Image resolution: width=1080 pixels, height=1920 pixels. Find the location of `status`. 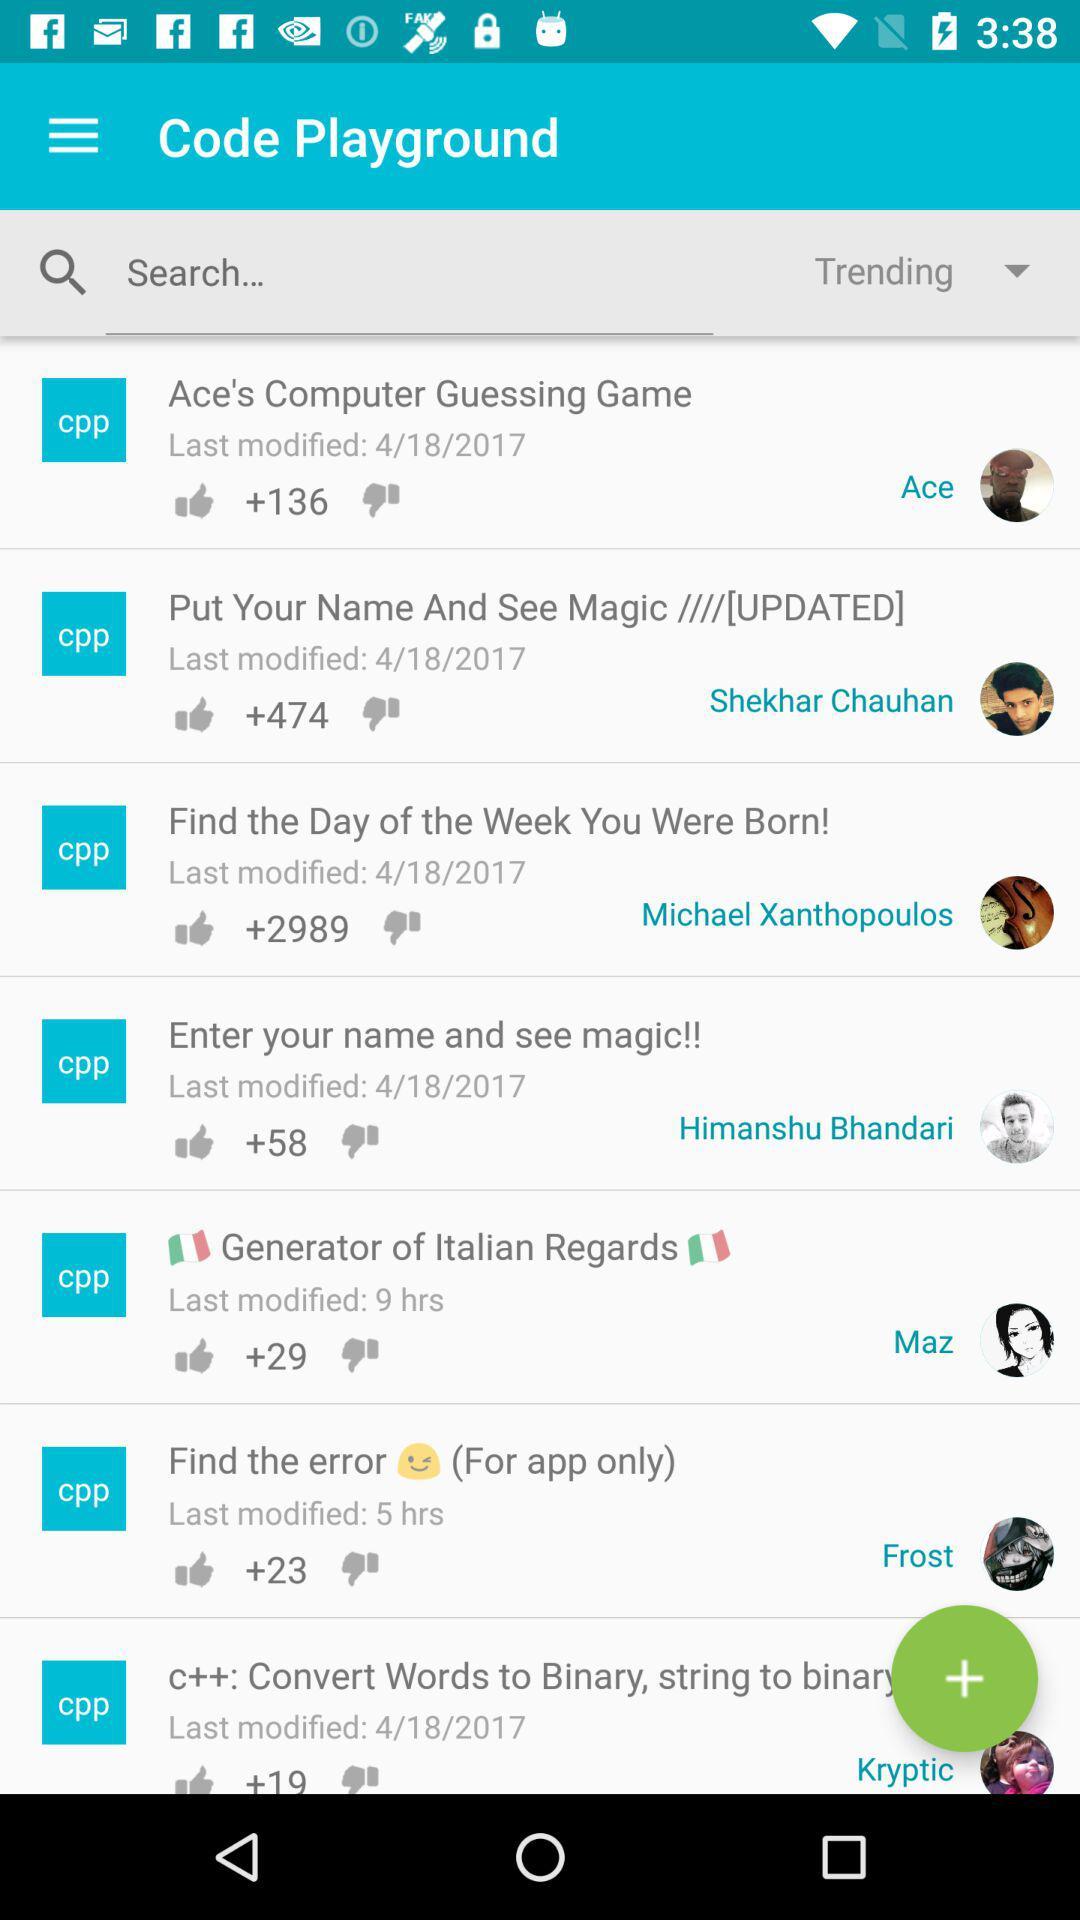

status is located at coordinates (963, 1678).